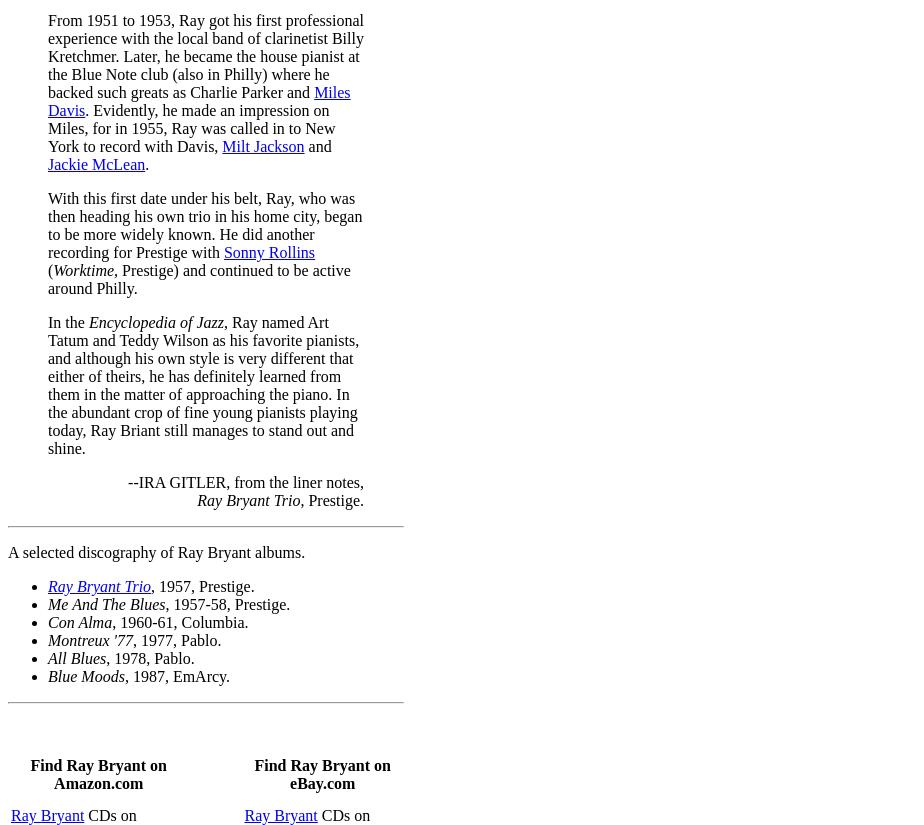 Image resolution: width=924 pixels, height=825 pixels. Describe the element at coordinates (127, 481) in the screenshot. I see `'--IRA GITLER, from the liner notes,'` at that location.